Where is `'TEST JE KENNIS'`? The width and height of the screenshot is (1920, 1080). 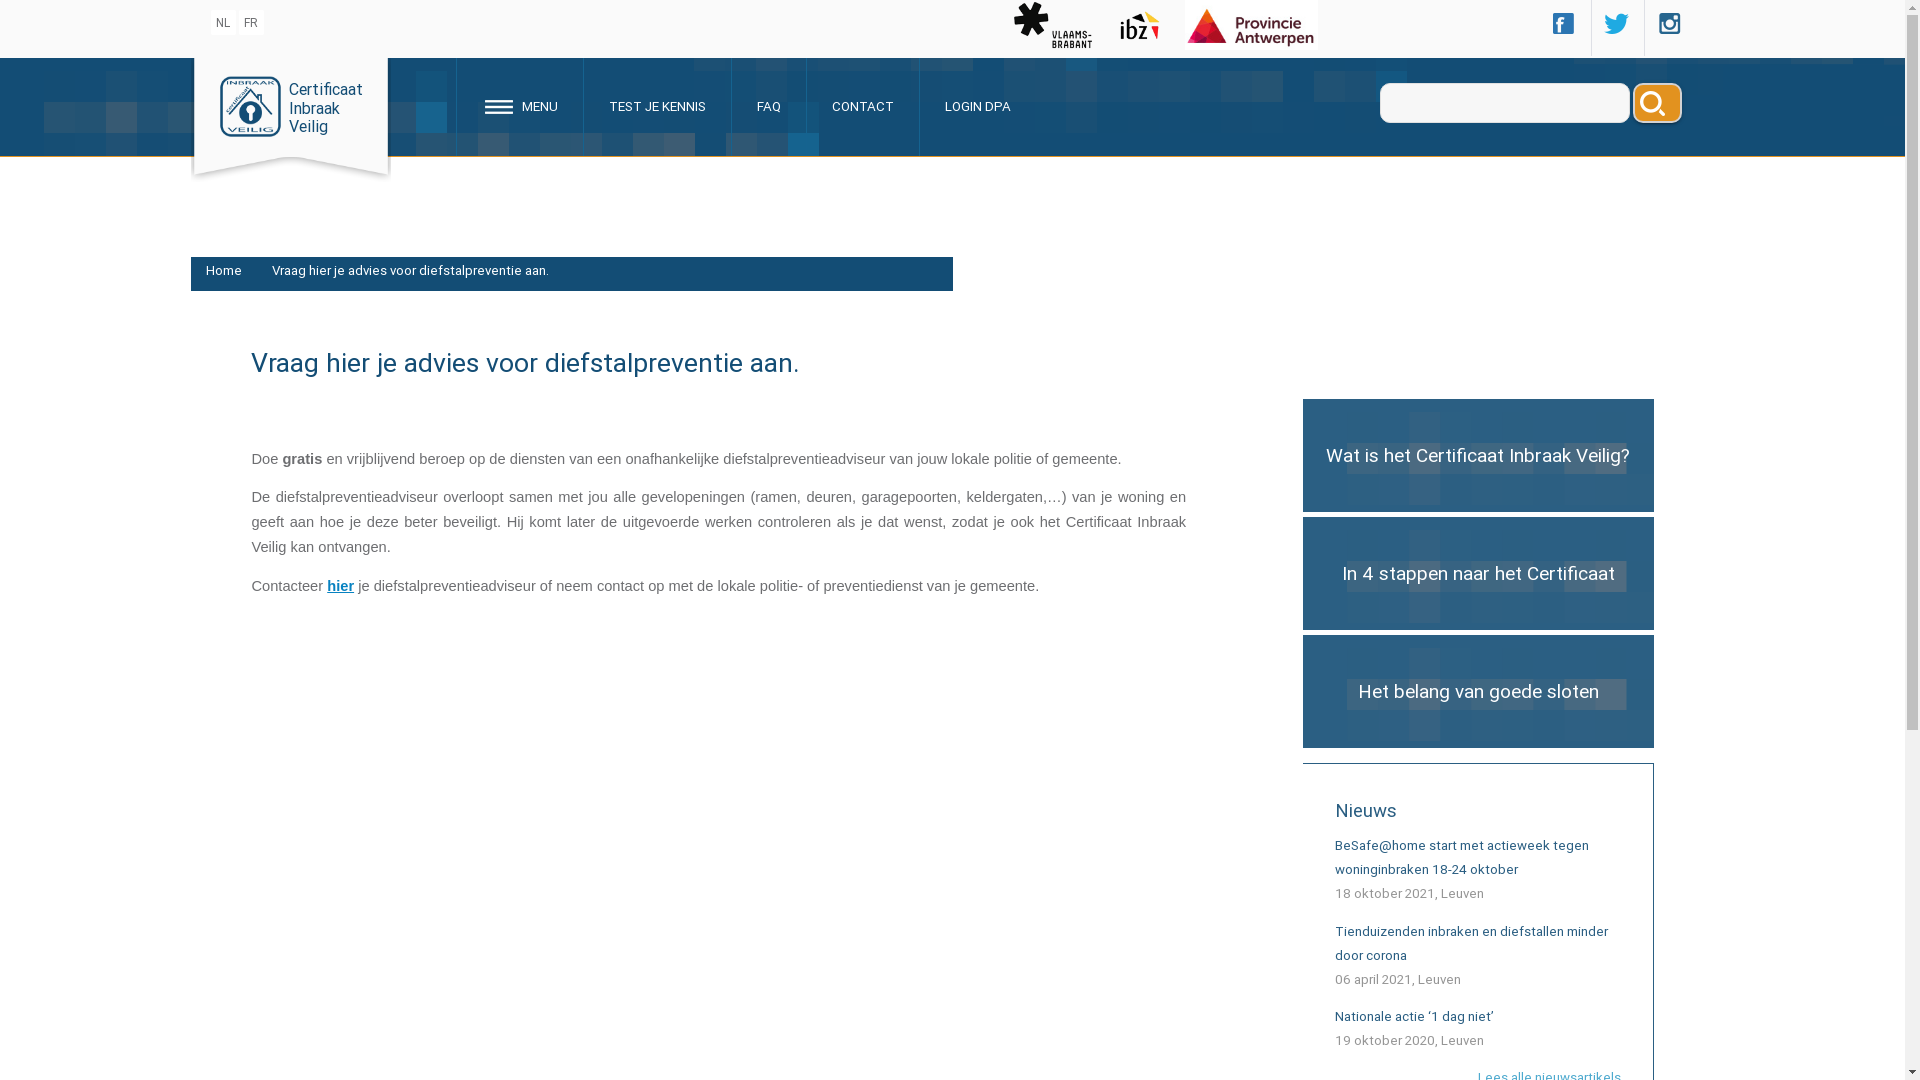 'TEST JE KENNIS' is located at coordinates (657, 107).